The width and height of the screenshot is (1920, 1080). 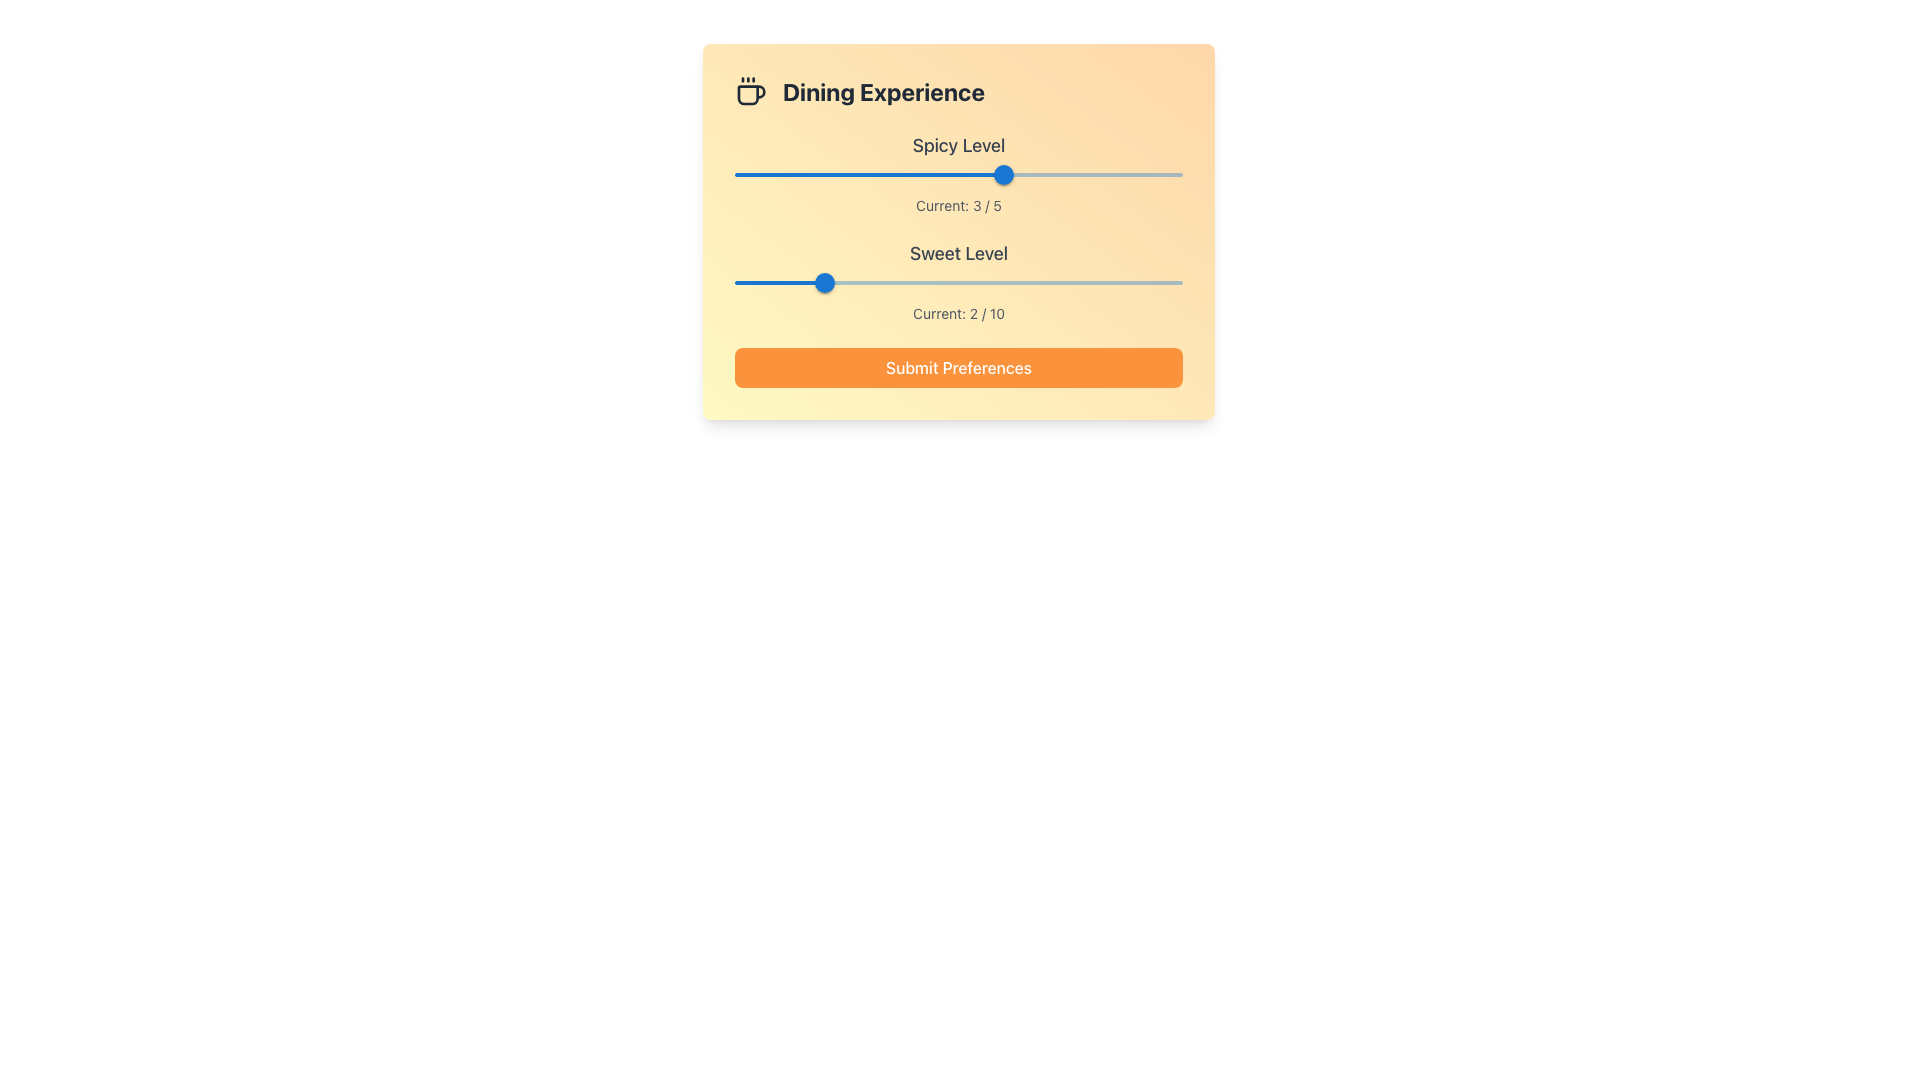 What do you see at coordinates (1118, 173) in the screenshot?
I see `the spicy level slider` at bounding box center [1118, 173].